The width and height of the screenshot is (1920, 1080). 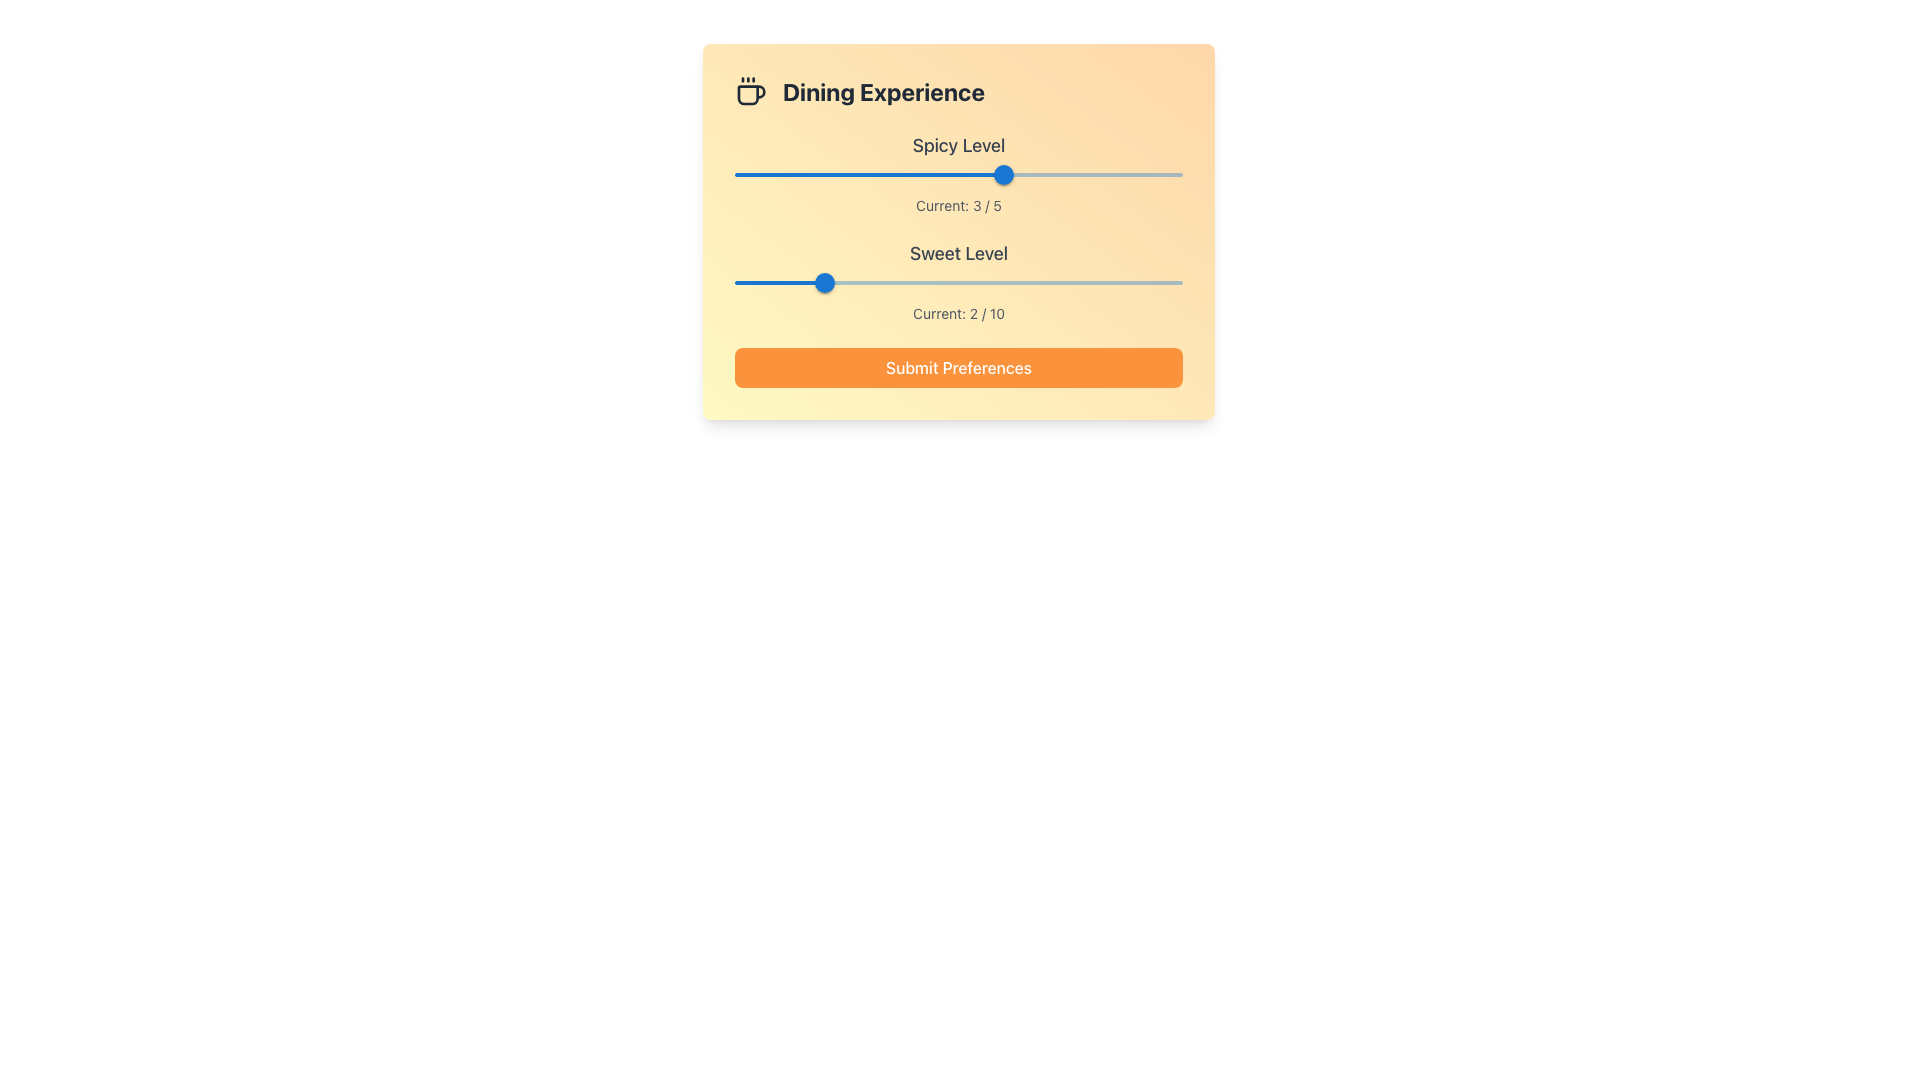 What do you see at coordinates (1118, 173) in the screenshot?
I see `the spicy level slider` at bounding box center [1118, 173].